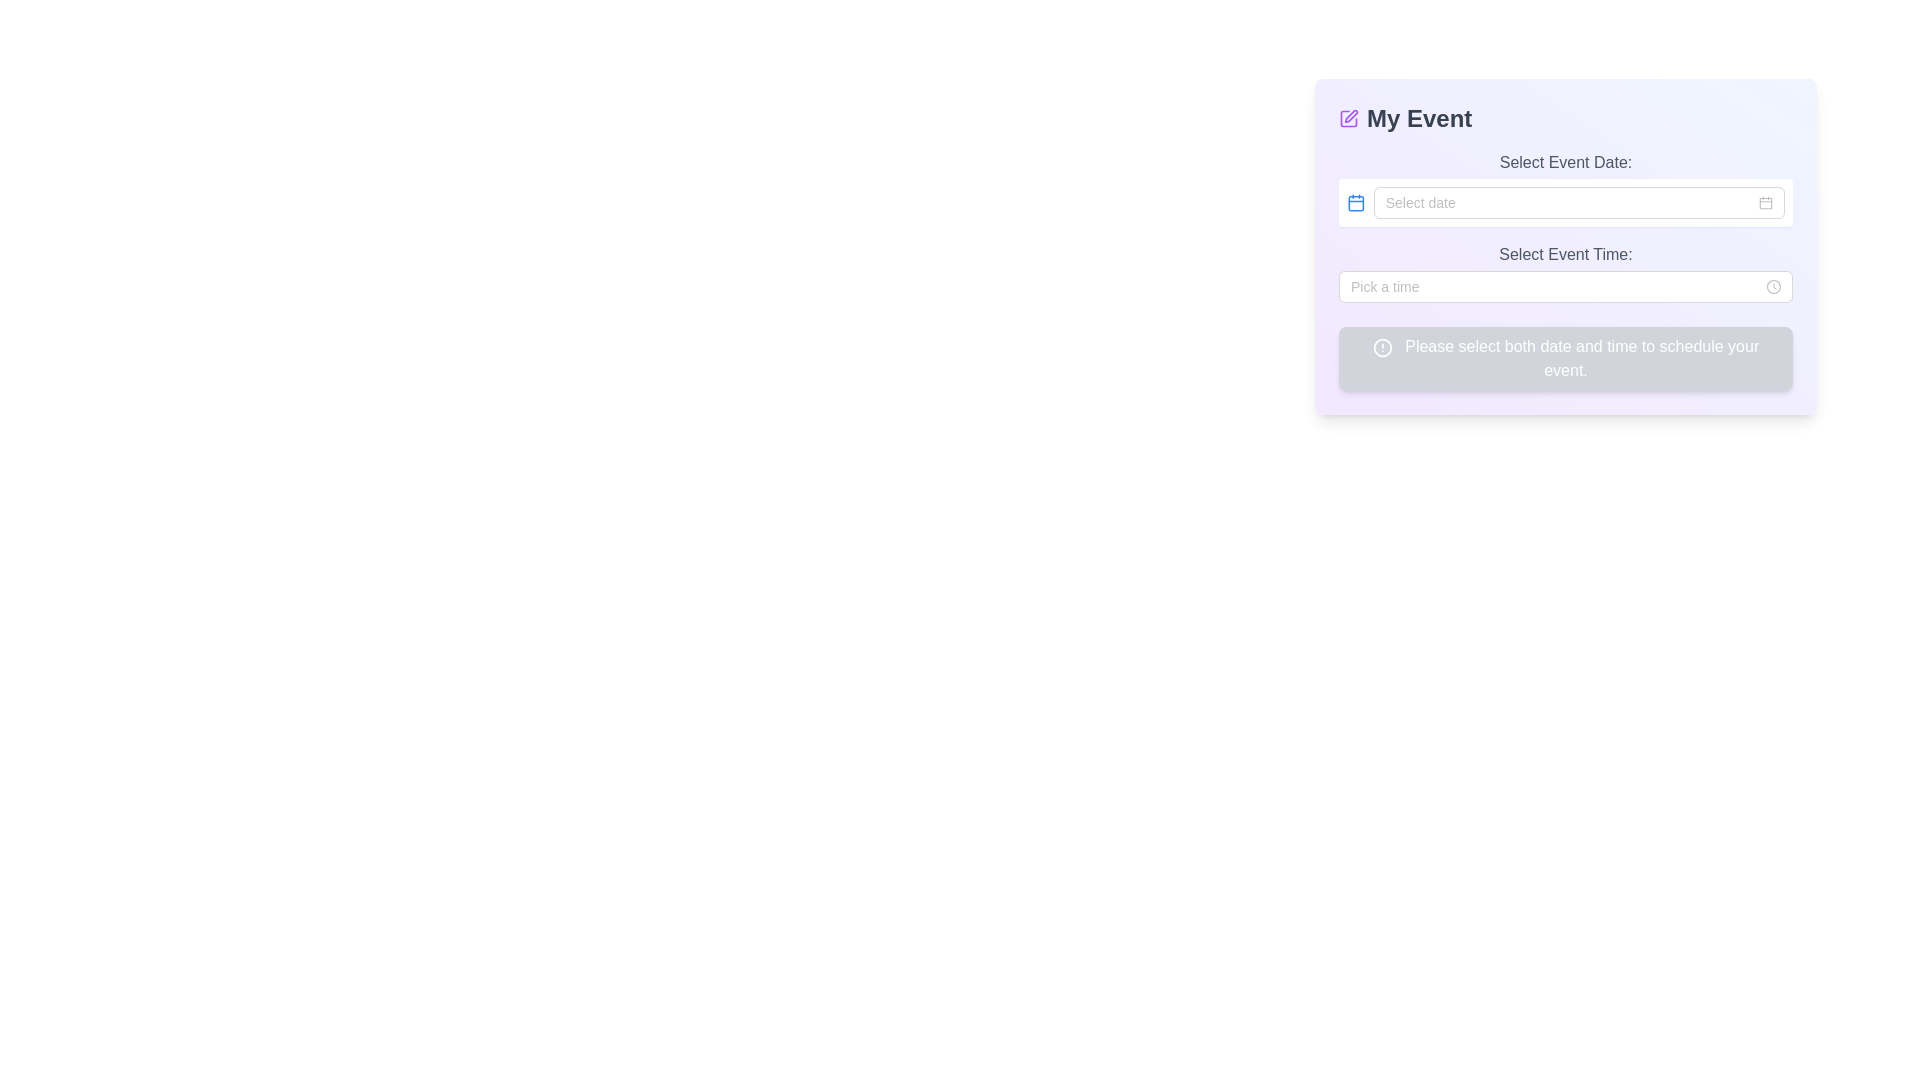 This screenshot has height=1080, width=1920. Describe the element at coordinates (1564, 286) in the screenshot. I see `a time from the dropdown menu of the Time picker input field labeled 'Select Event Time' in the 'My Event' form` at that location.